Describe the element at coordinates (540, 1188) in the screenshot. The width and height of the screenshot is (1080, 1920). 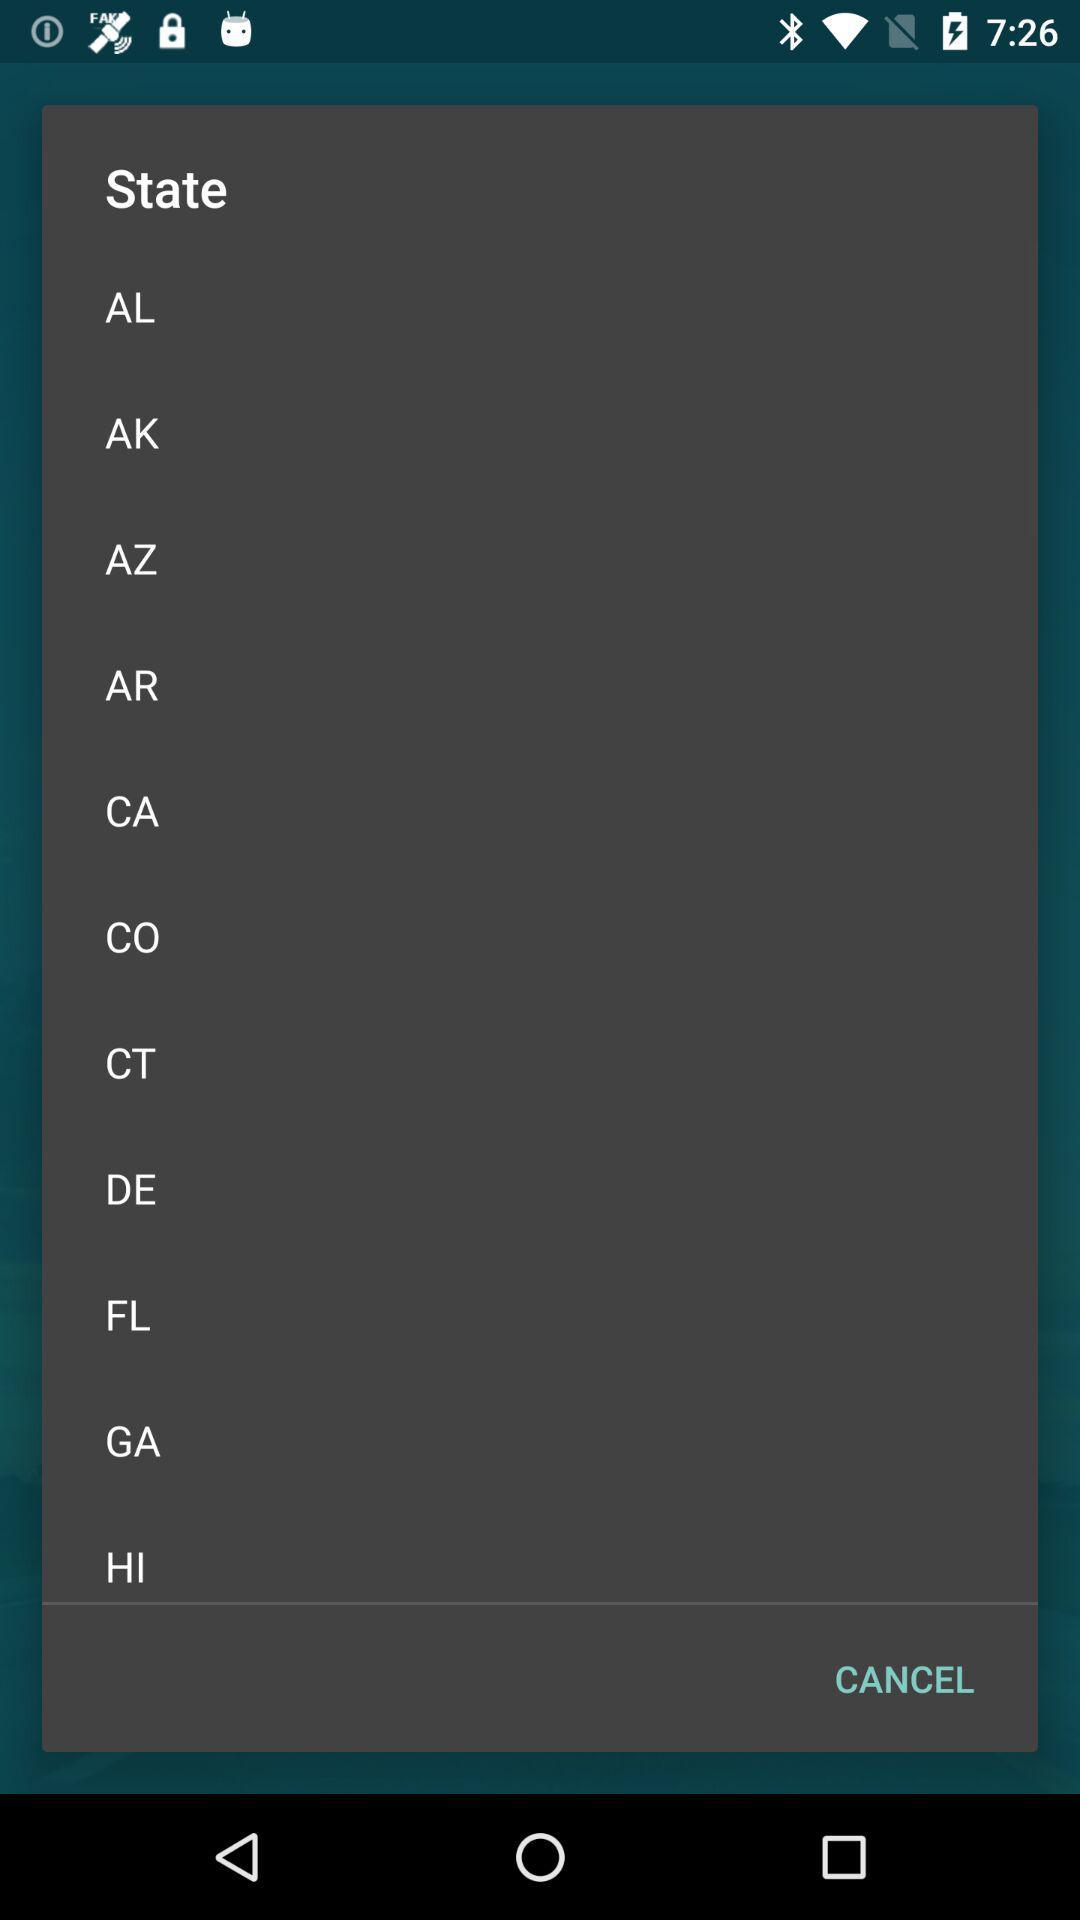
I see `the icon above the fl icon` at that location.